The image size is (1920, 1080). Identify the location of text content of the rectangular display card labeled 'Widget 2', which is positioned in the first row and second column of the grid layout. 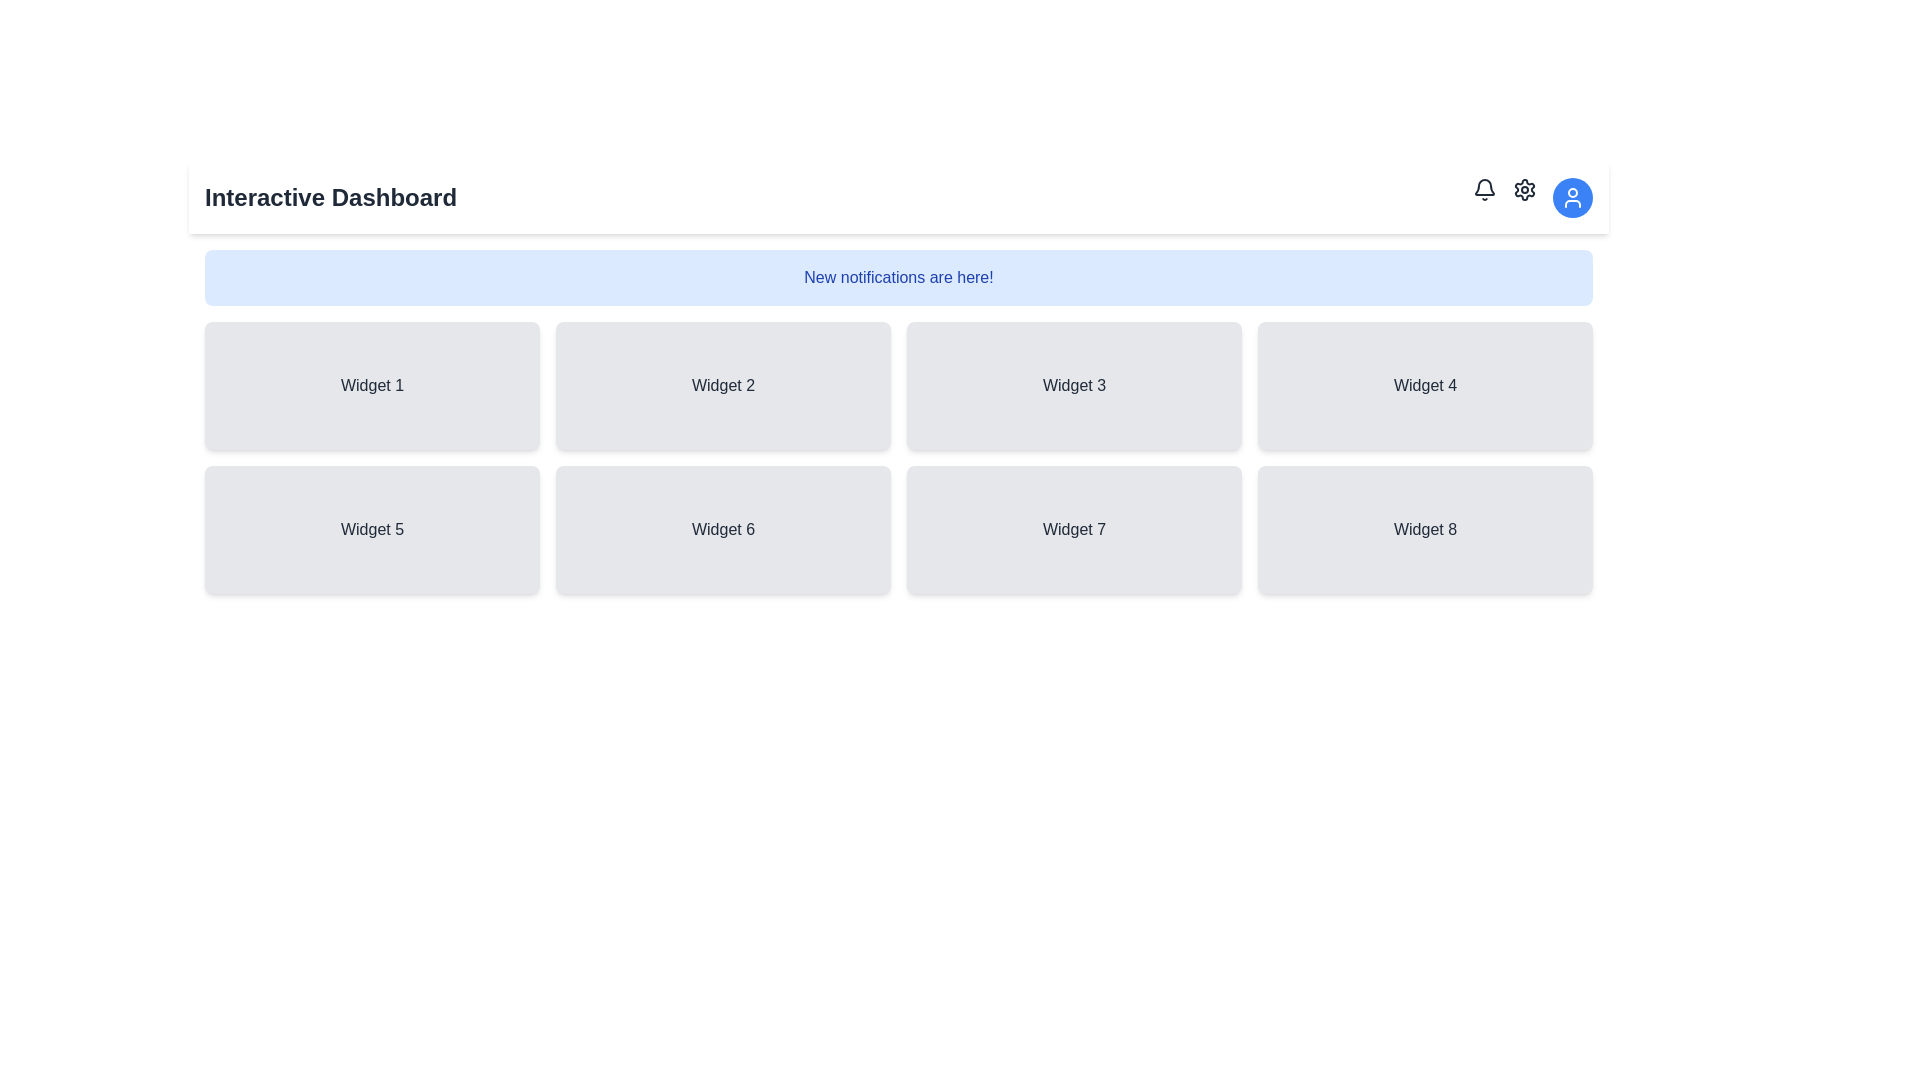
(722, 385).